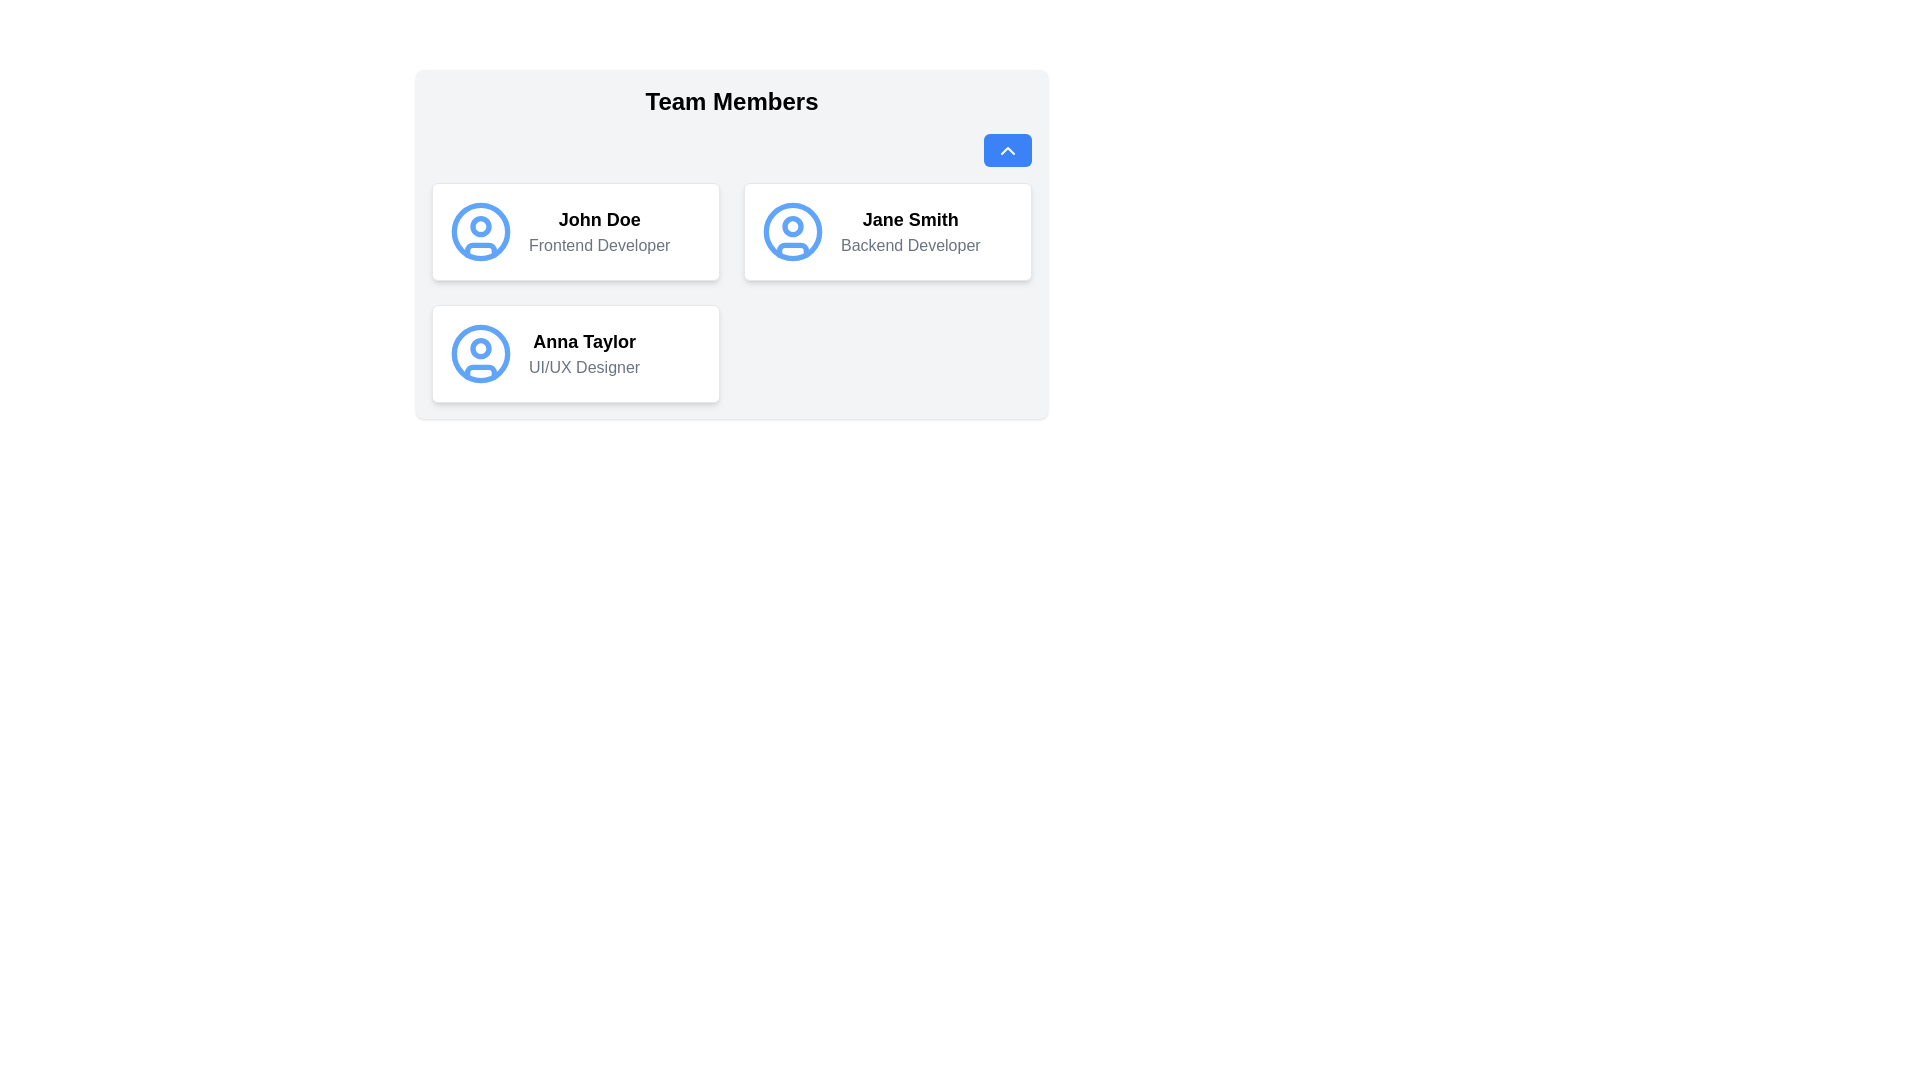  What do you see at coordinates (598, 219) in the screenshot?
I see `the Text label displaying 'John Doe' in bold style, located in the top-left section of a group of cards, above the text 'Frontend Developer' and to the right of an avatar icon` at bounding box center [598, 219].